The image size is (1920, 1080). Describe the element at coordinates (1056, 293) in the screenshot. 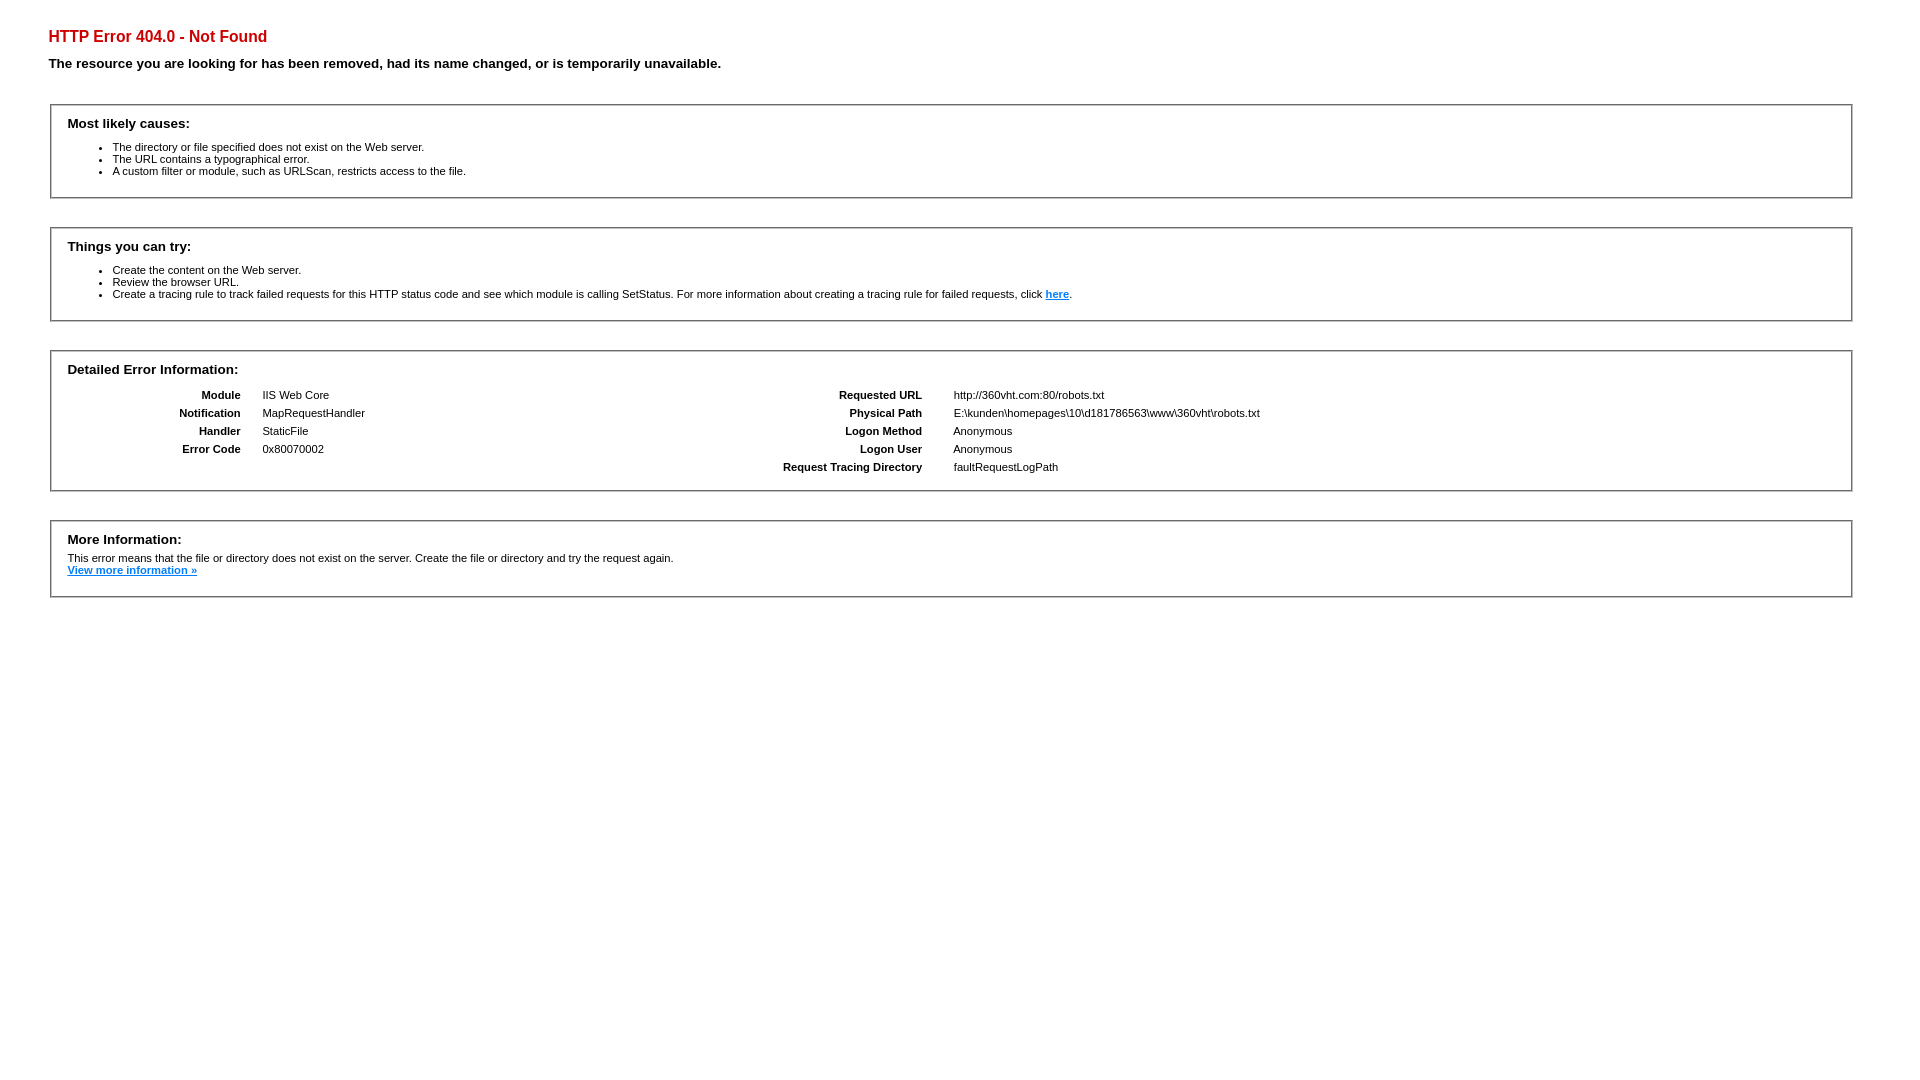

I see `'here'` at that location.